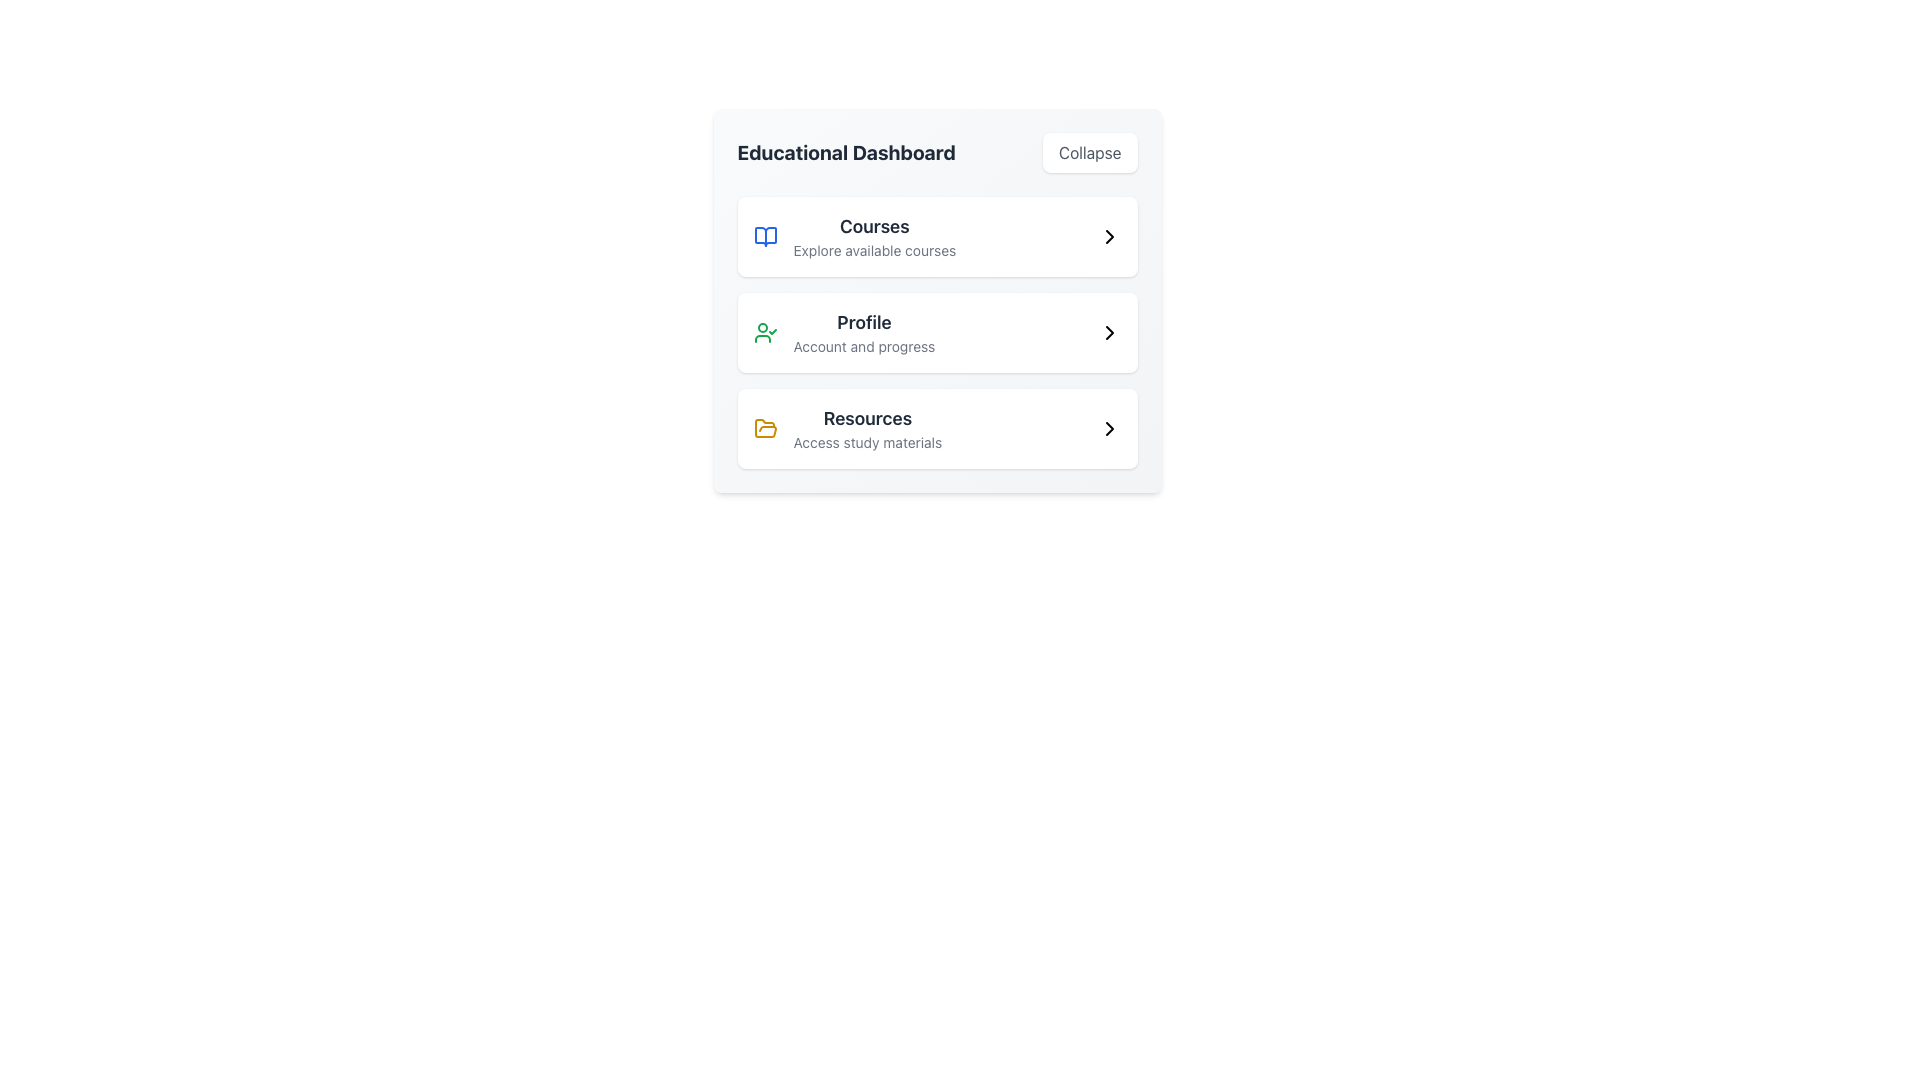  What do you see at coordinates (764, 235) in the screenshot?
I see `the open book icon element located to the left of the 'Courses' text in the dashboard feature list` at bounding box center [764, 235].